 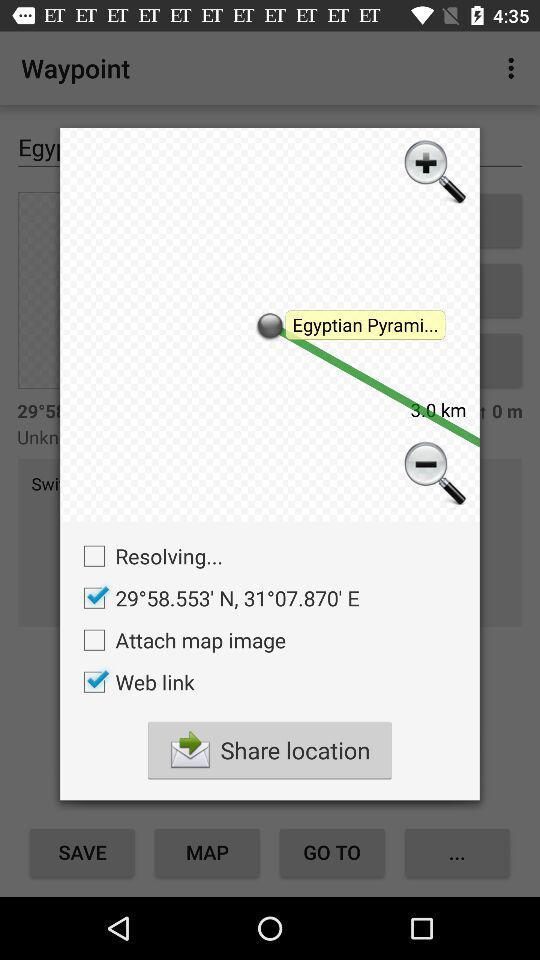 I want to click on the 29 58 553 icon, so click(x=215, y=598).